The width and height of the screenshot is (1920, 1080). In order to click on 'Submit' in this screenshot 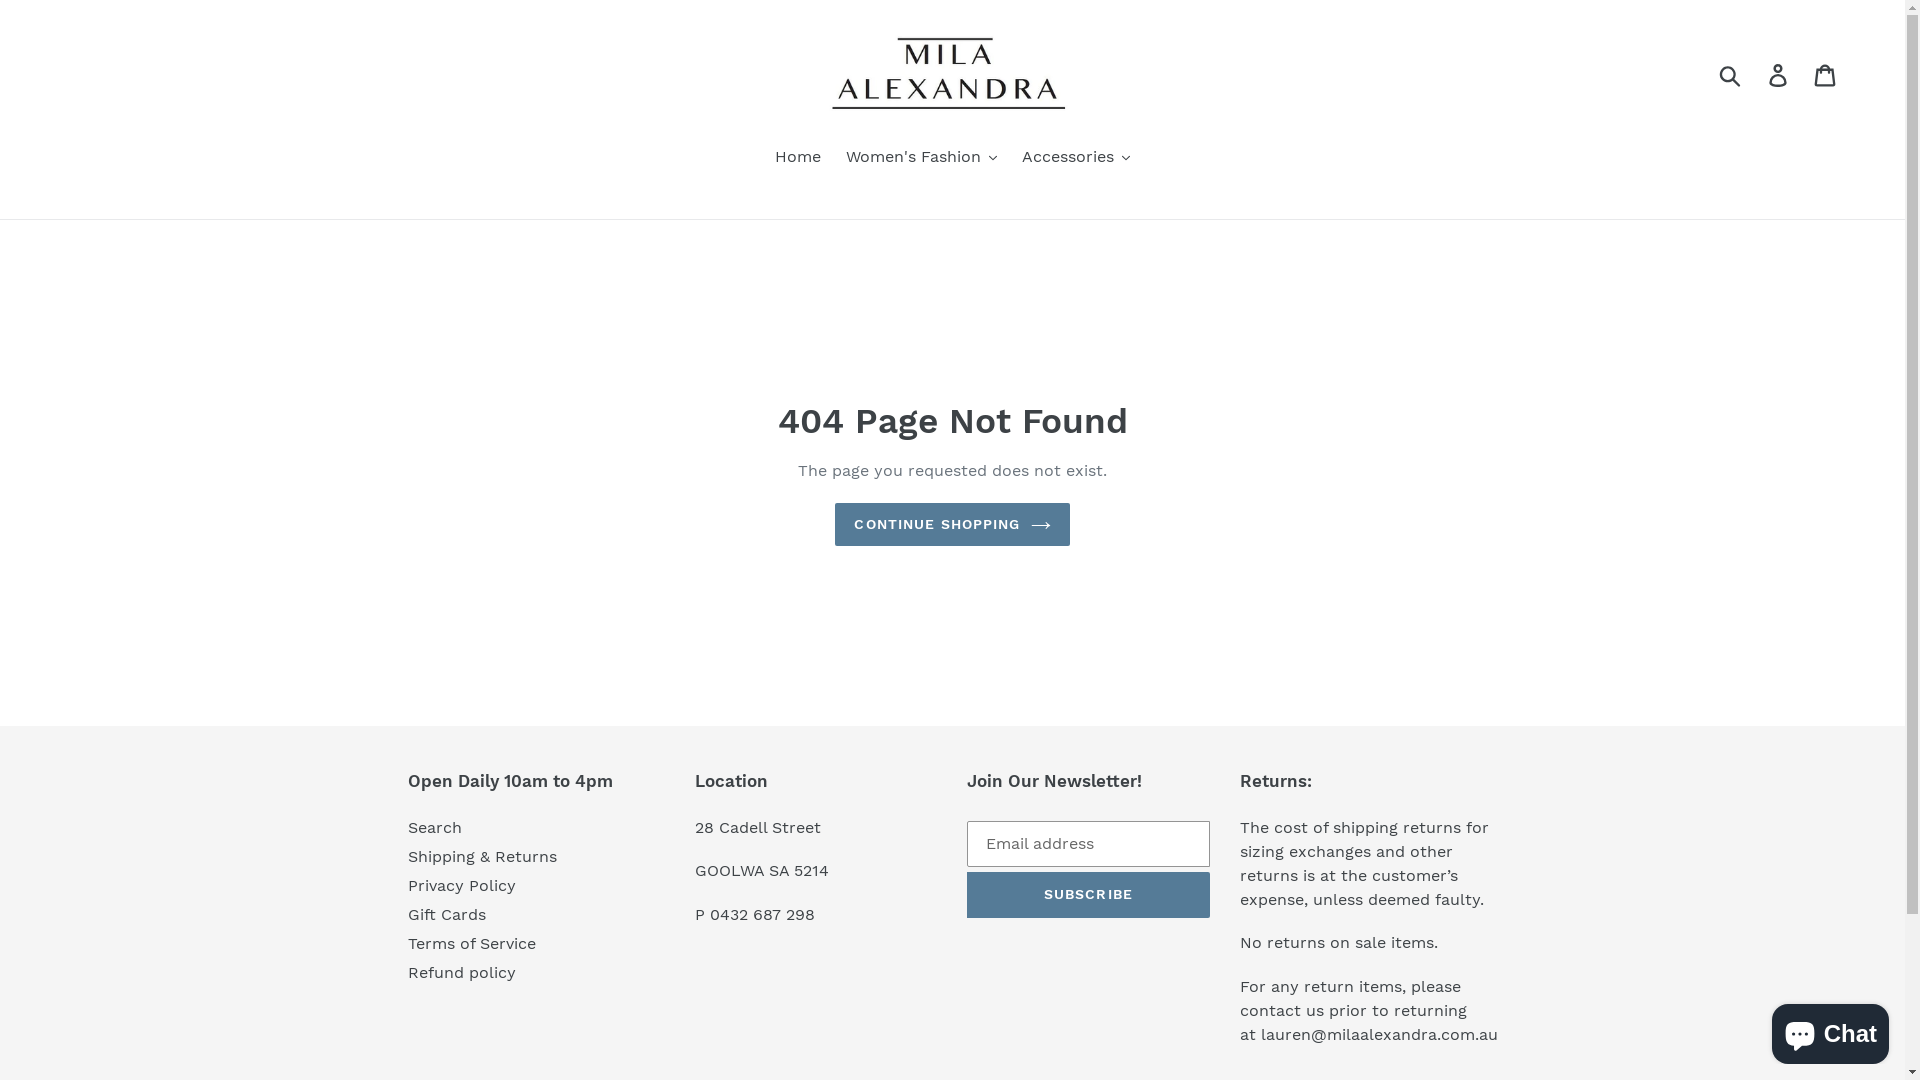, I will do `click(1730, 73)`.